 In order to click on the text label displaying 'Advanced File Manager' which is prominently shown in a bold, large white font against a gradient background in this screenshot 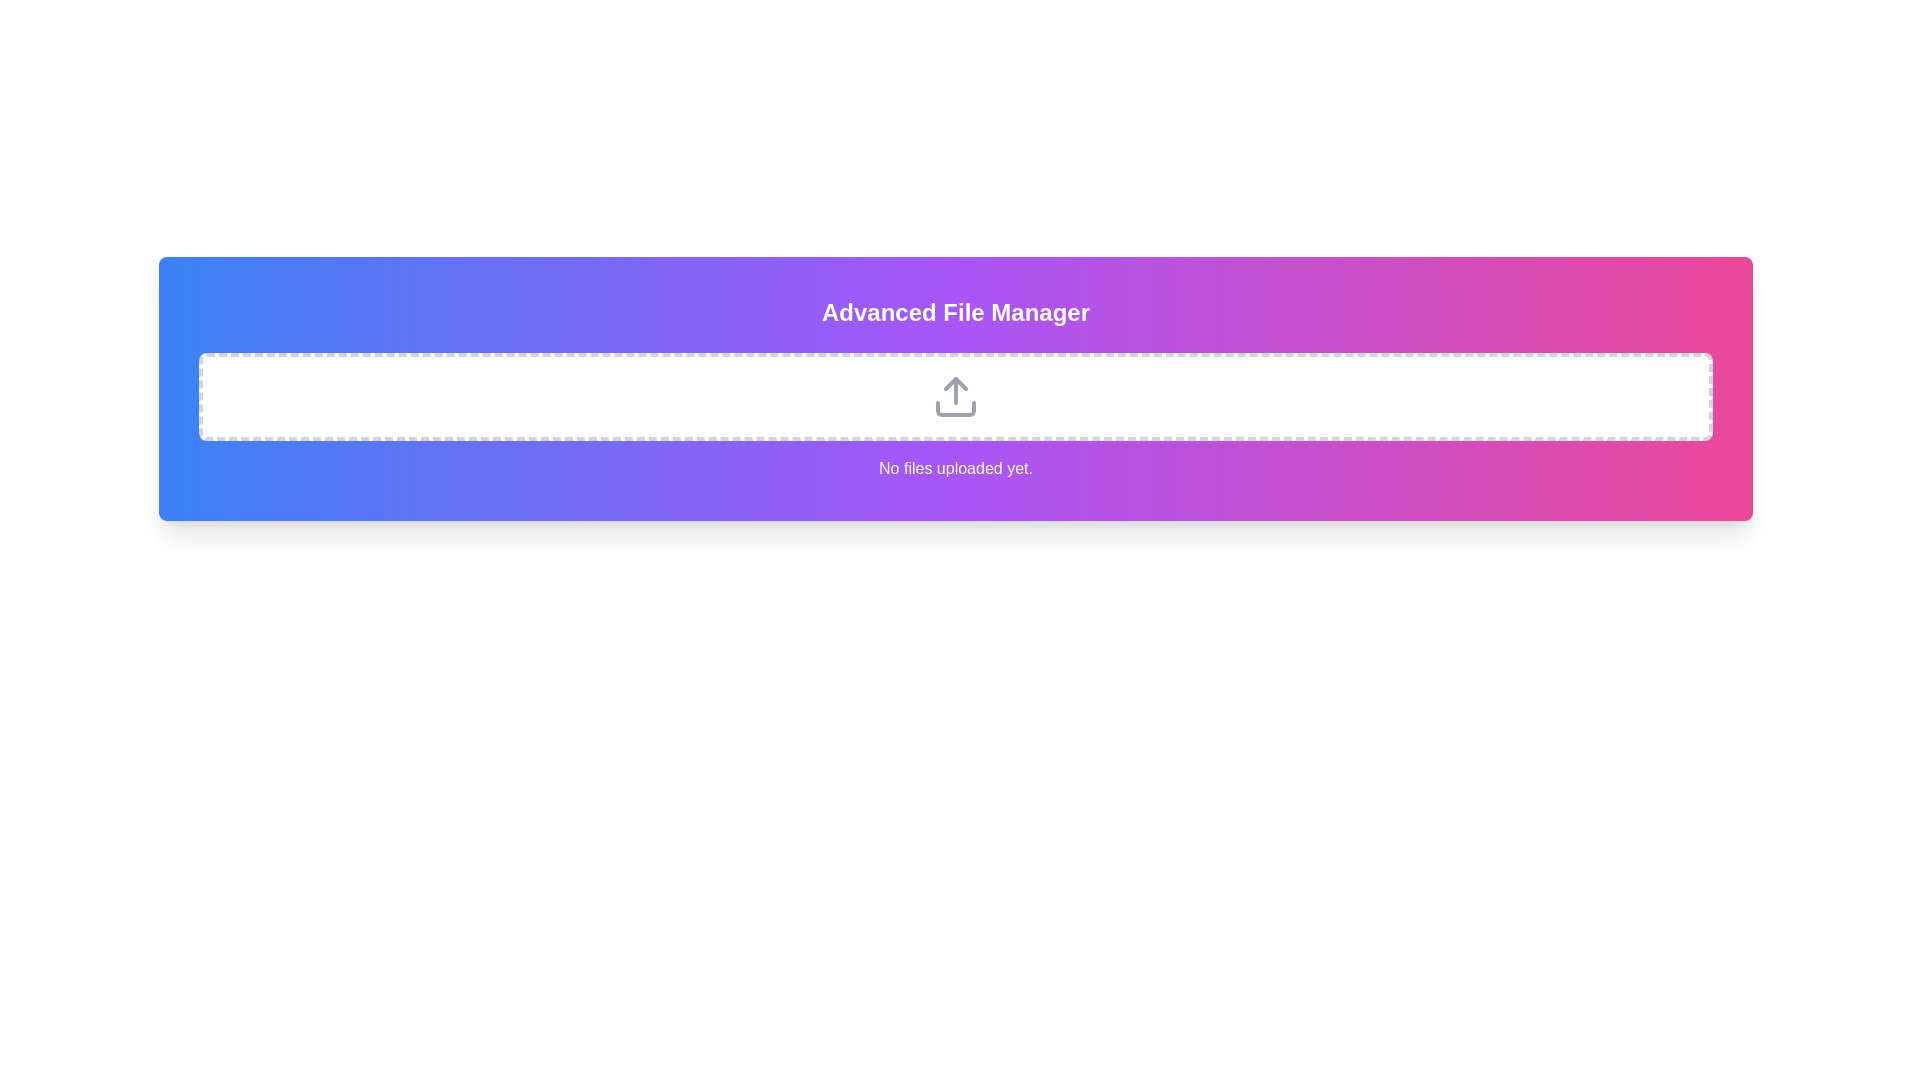, I will do `click(954, 312)`.